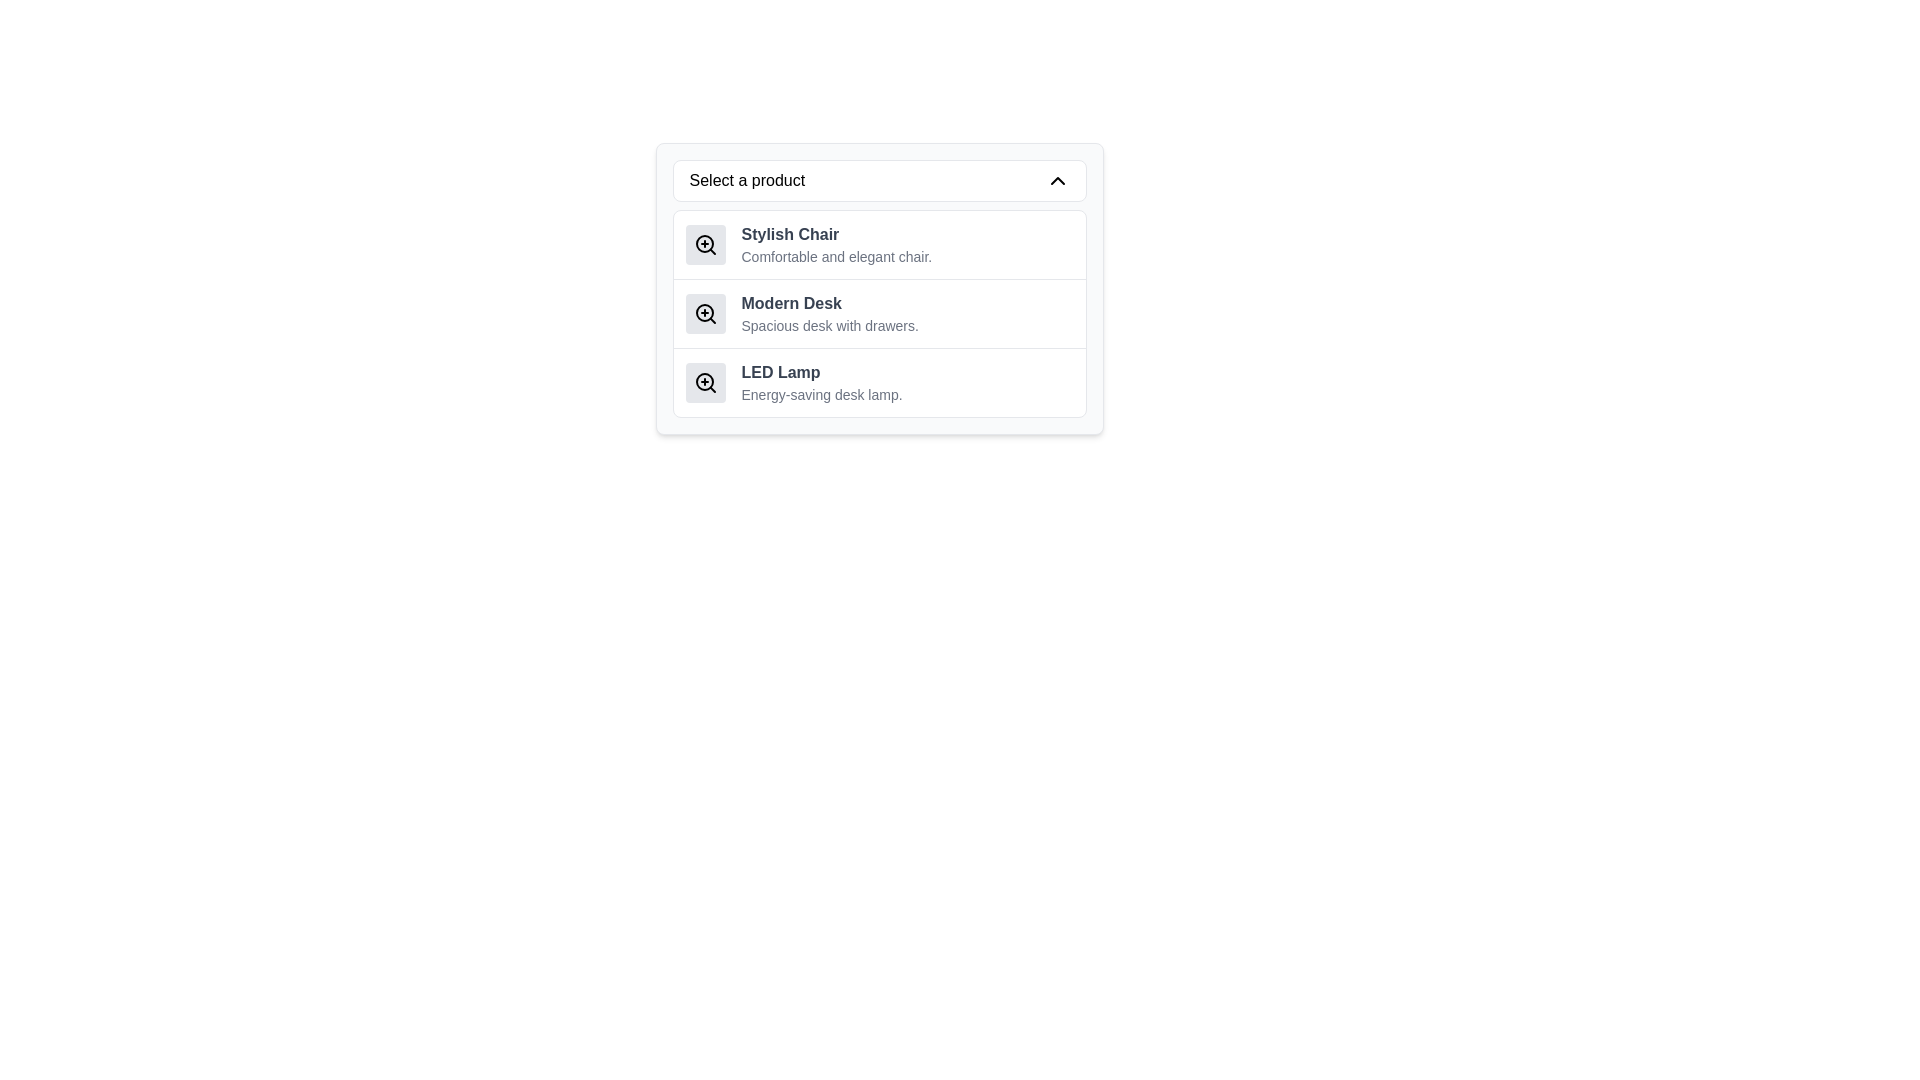 The width and height of the screenshot is (1920, 1080). What do you see at coordinates (705, 244) in the screenshot?
I see `the zoom-in icon located to the left of the 'Stylish Chair' label in the first row of the product list` at bounding box center [705, 244].